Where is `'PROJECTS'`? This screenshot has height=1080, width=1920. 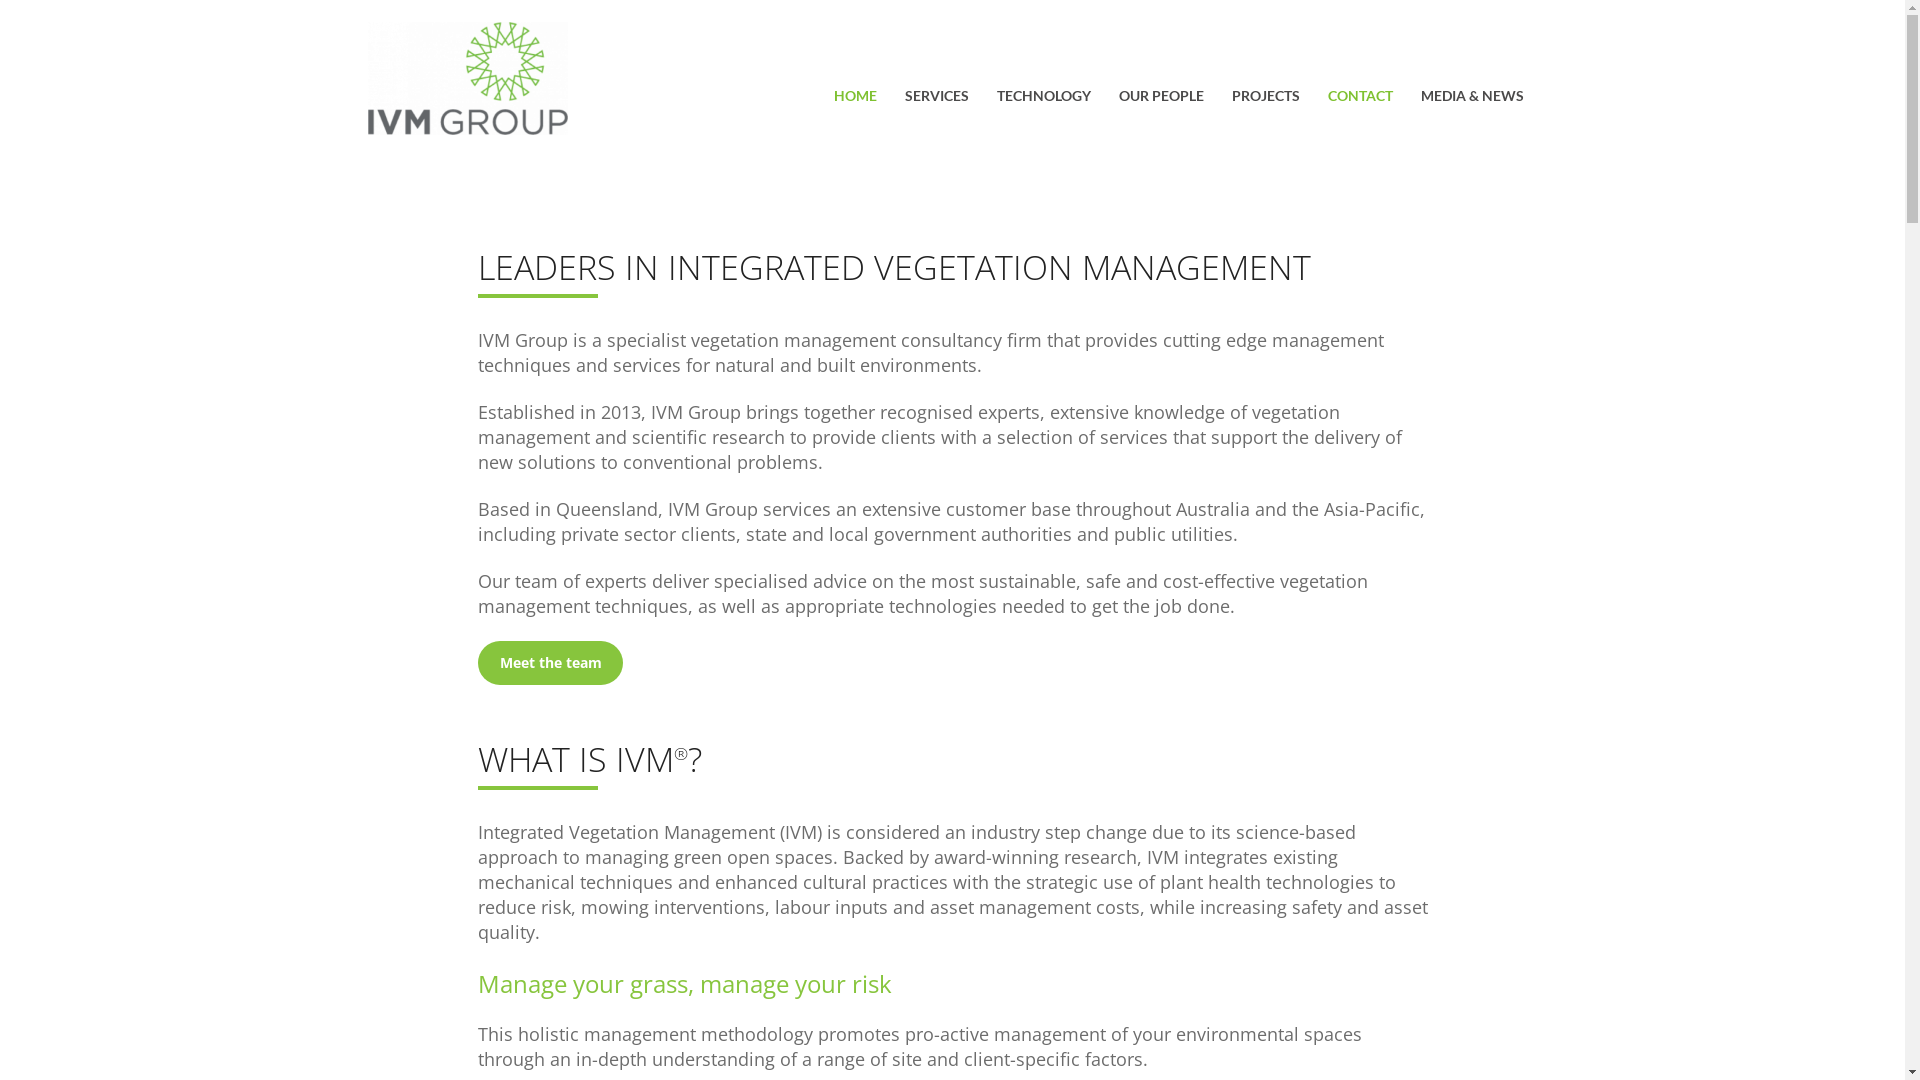
'PROJECTS' is located at coordinates (1265, 98).